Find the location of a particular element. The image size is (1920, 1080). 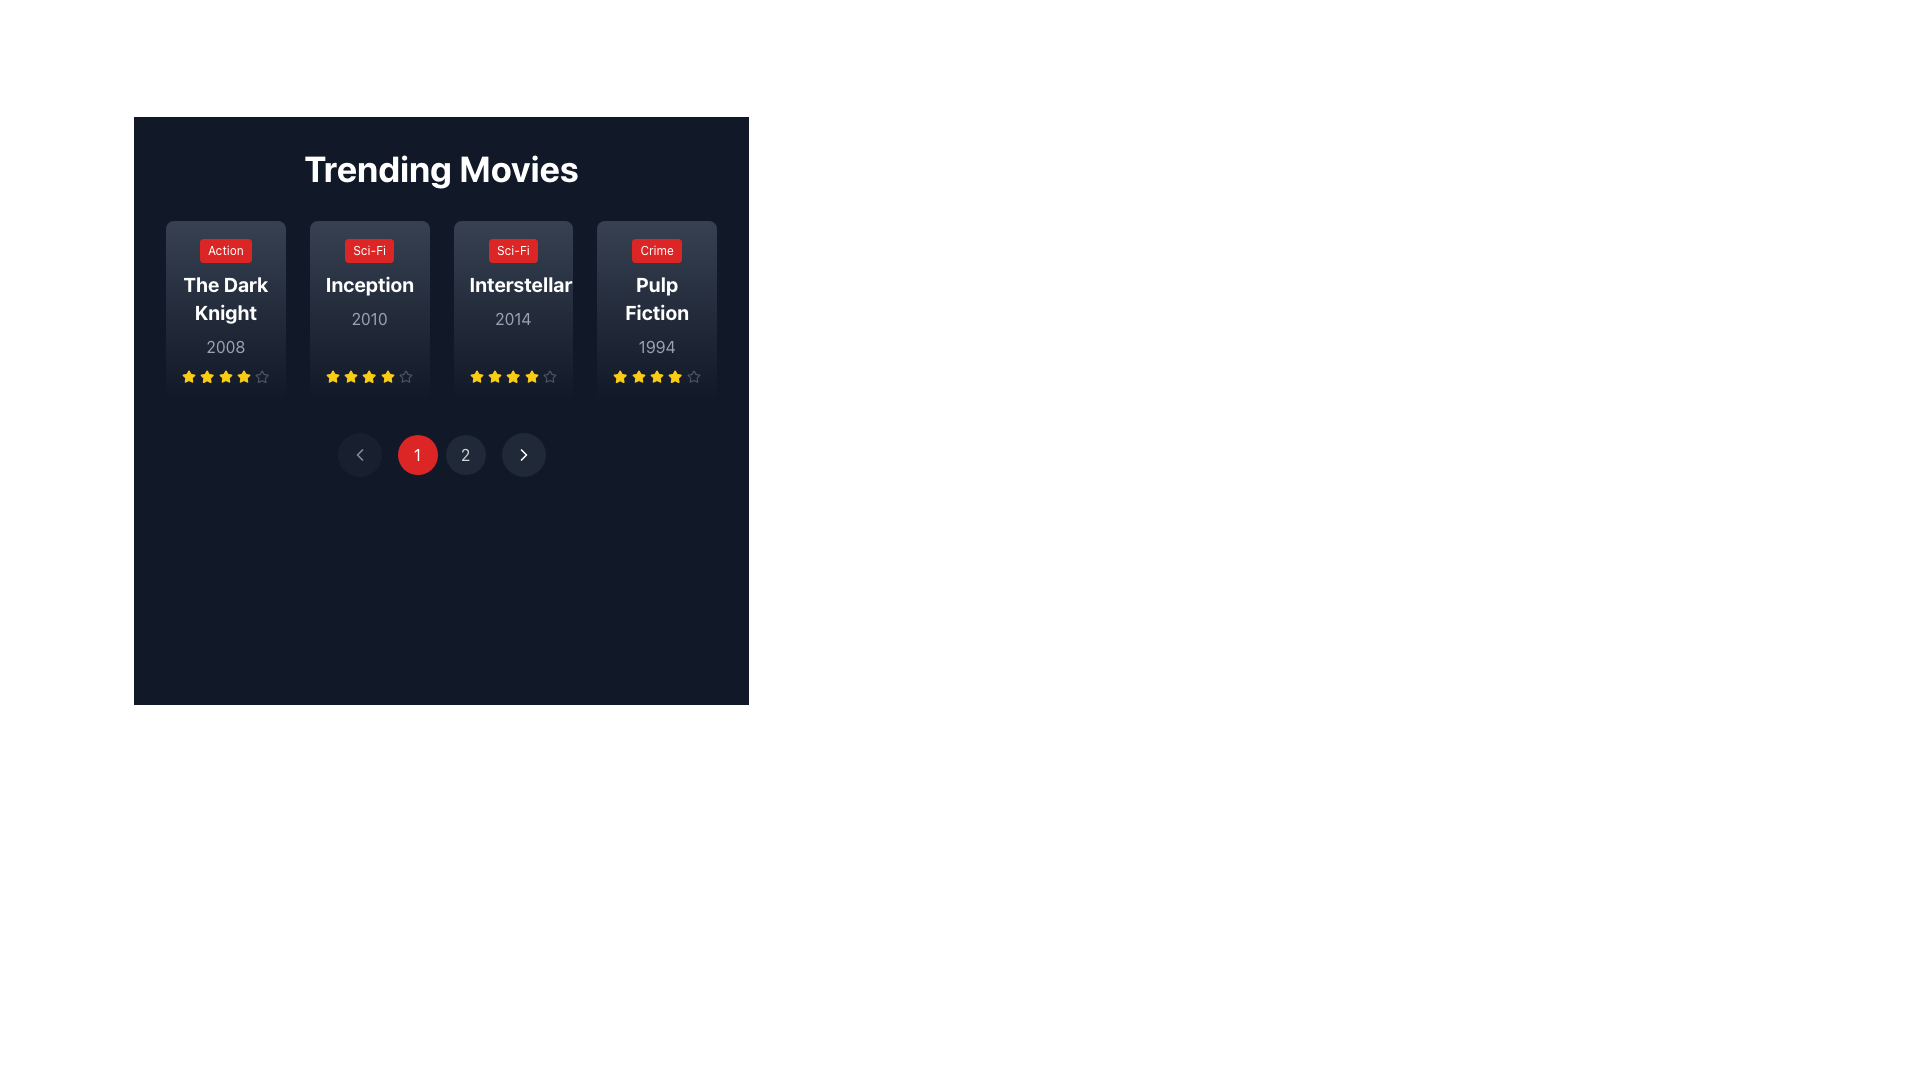

the fourth yellow star-shaped icon in the series of five stars beneath the 'Pulp Fiction' card using accessibility tools is located at coordinates (657, 375).